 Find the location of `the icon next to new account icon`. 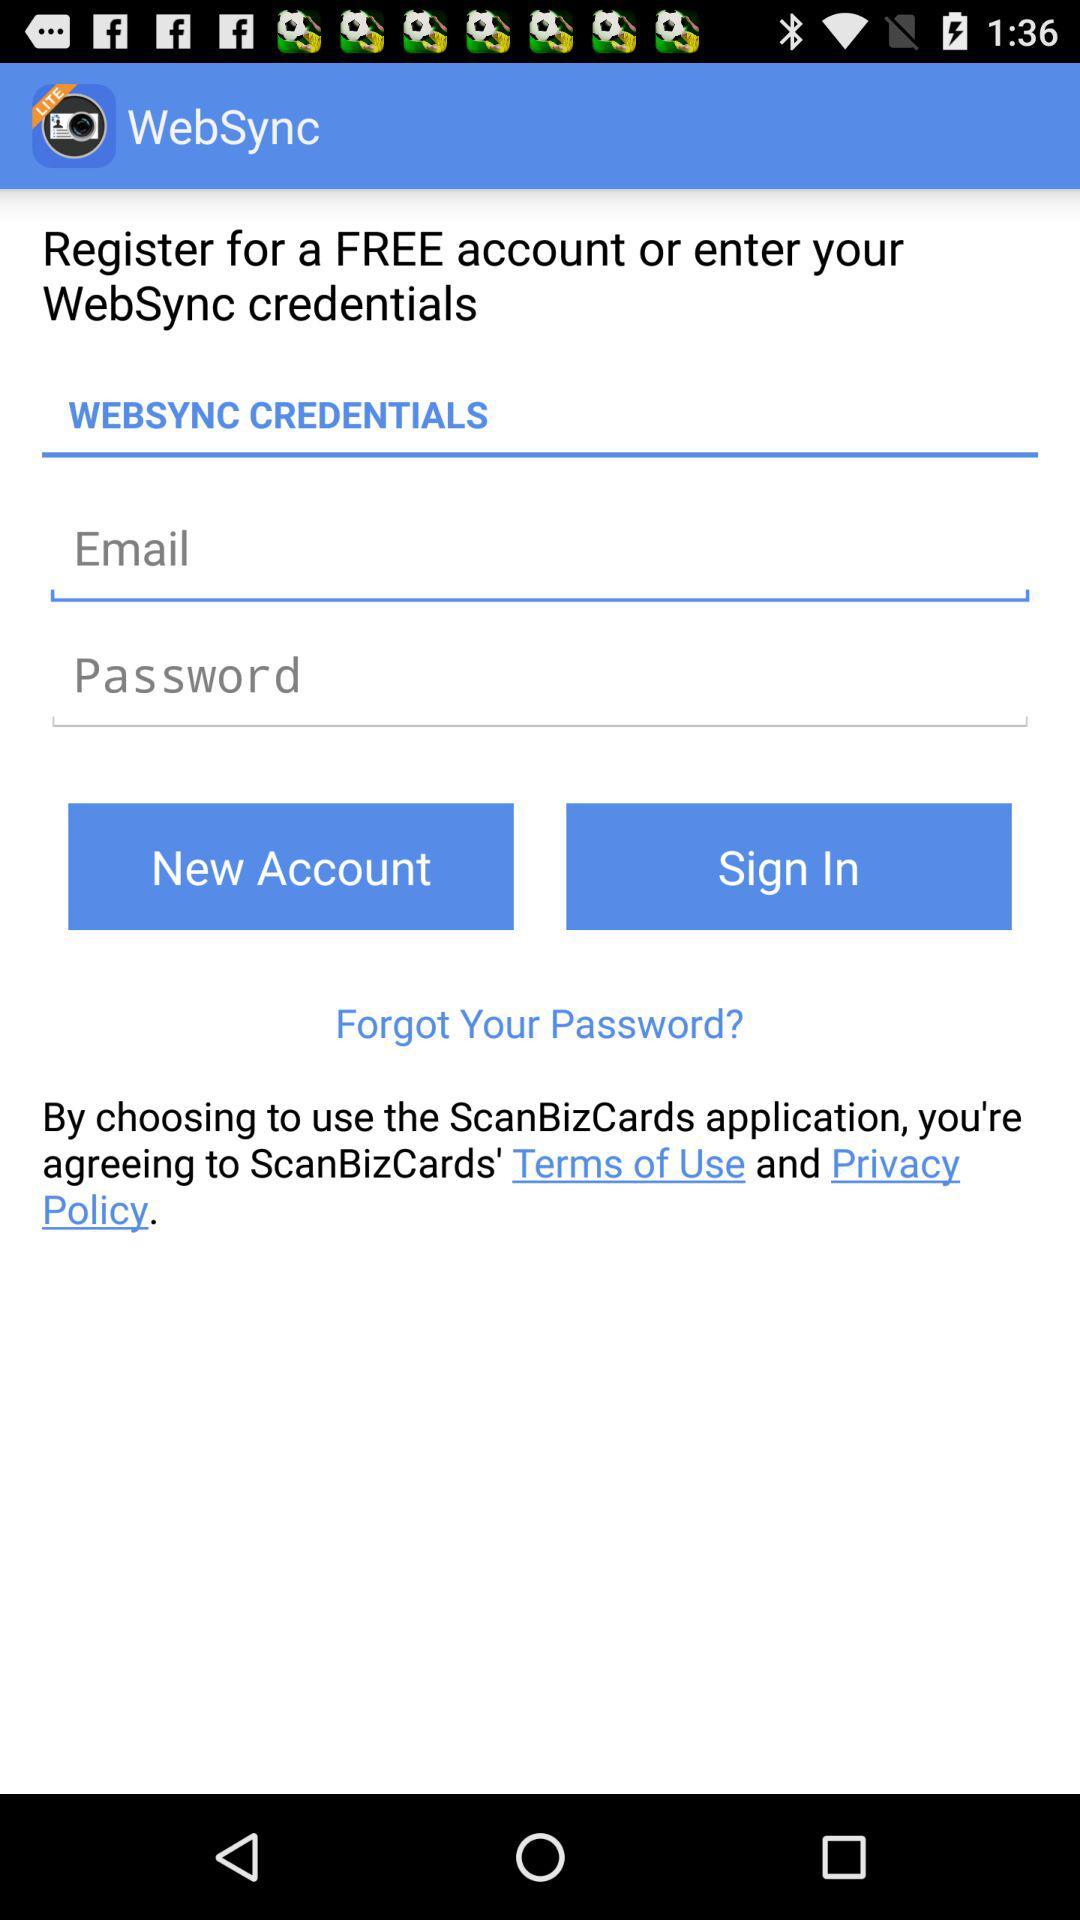

the icon next to new account icon is located at coordinates (788, 866).